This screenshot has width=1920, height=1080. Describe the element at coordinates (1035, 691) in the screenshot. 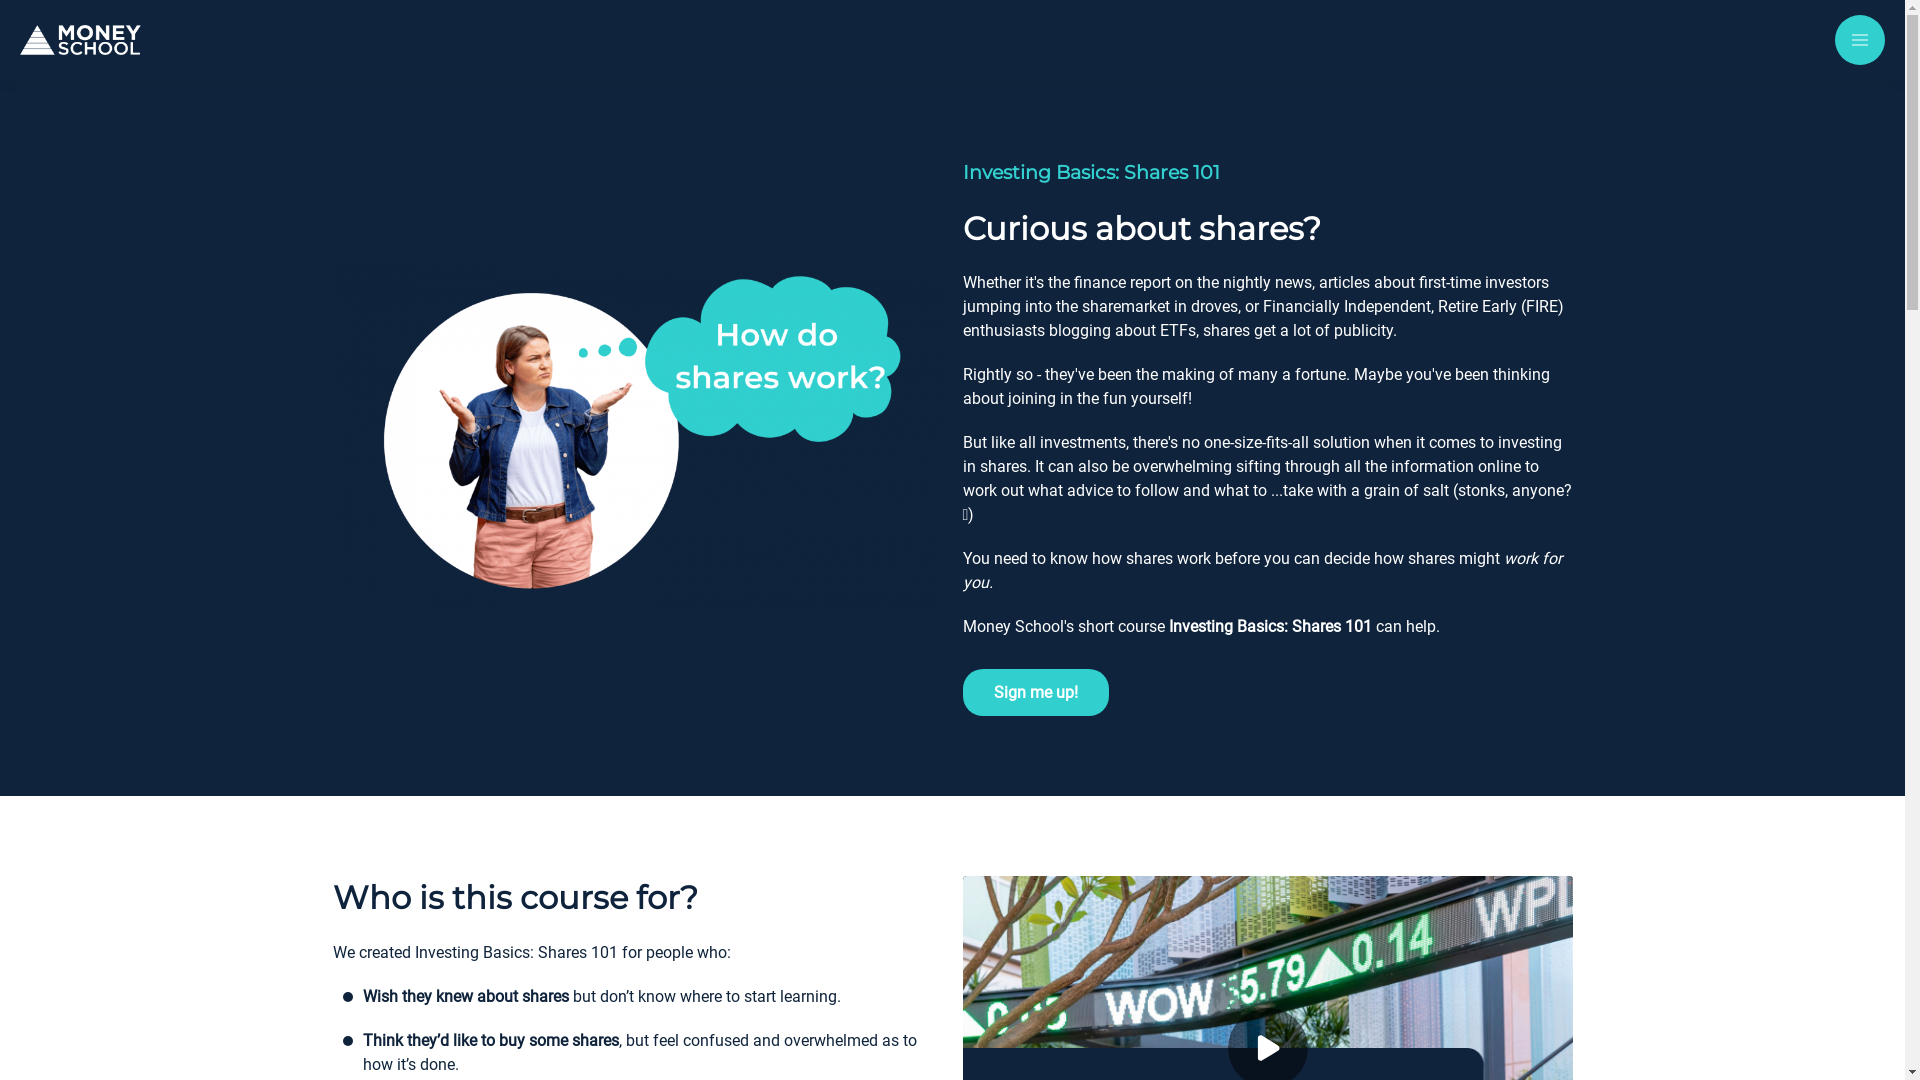

I see `'Sign me up!'` at that location.